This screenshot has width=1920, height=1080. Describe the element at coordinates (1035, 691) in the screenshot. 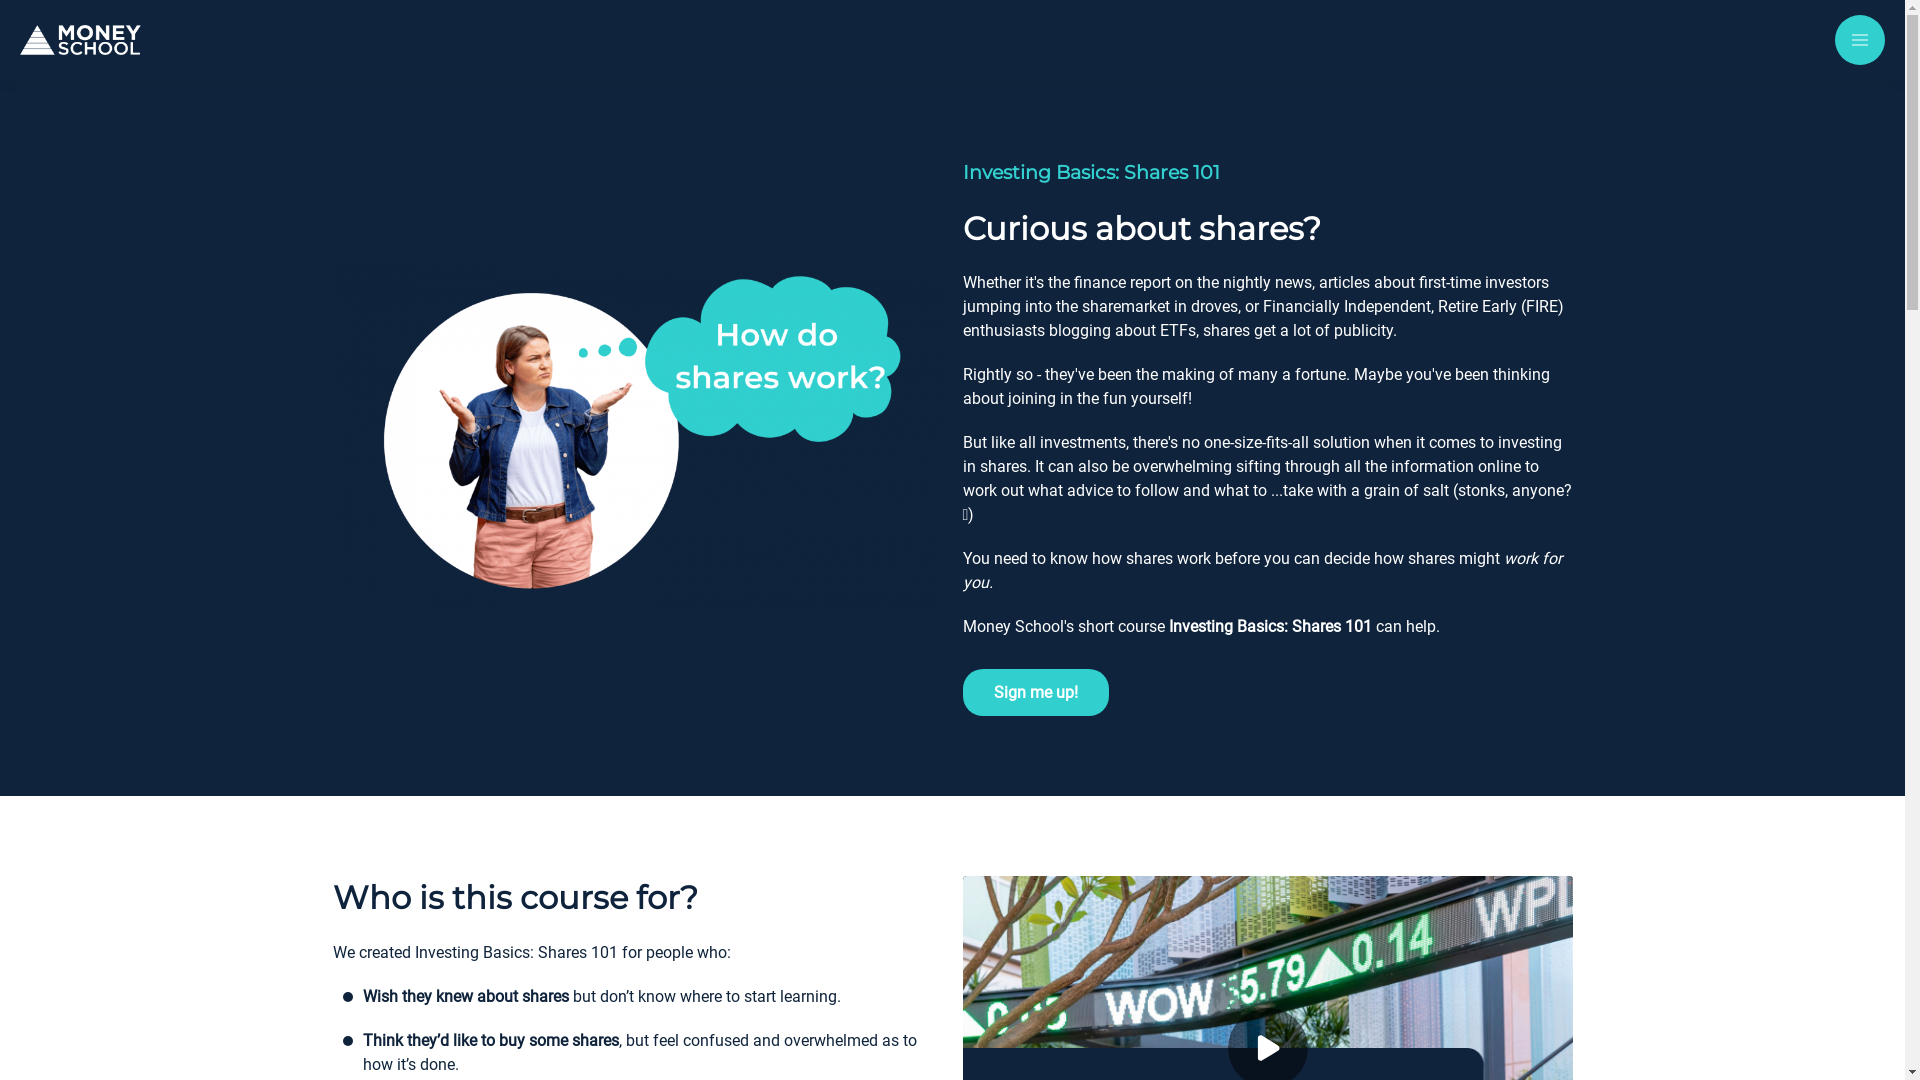

I see `'Sign me up!'` at that location.